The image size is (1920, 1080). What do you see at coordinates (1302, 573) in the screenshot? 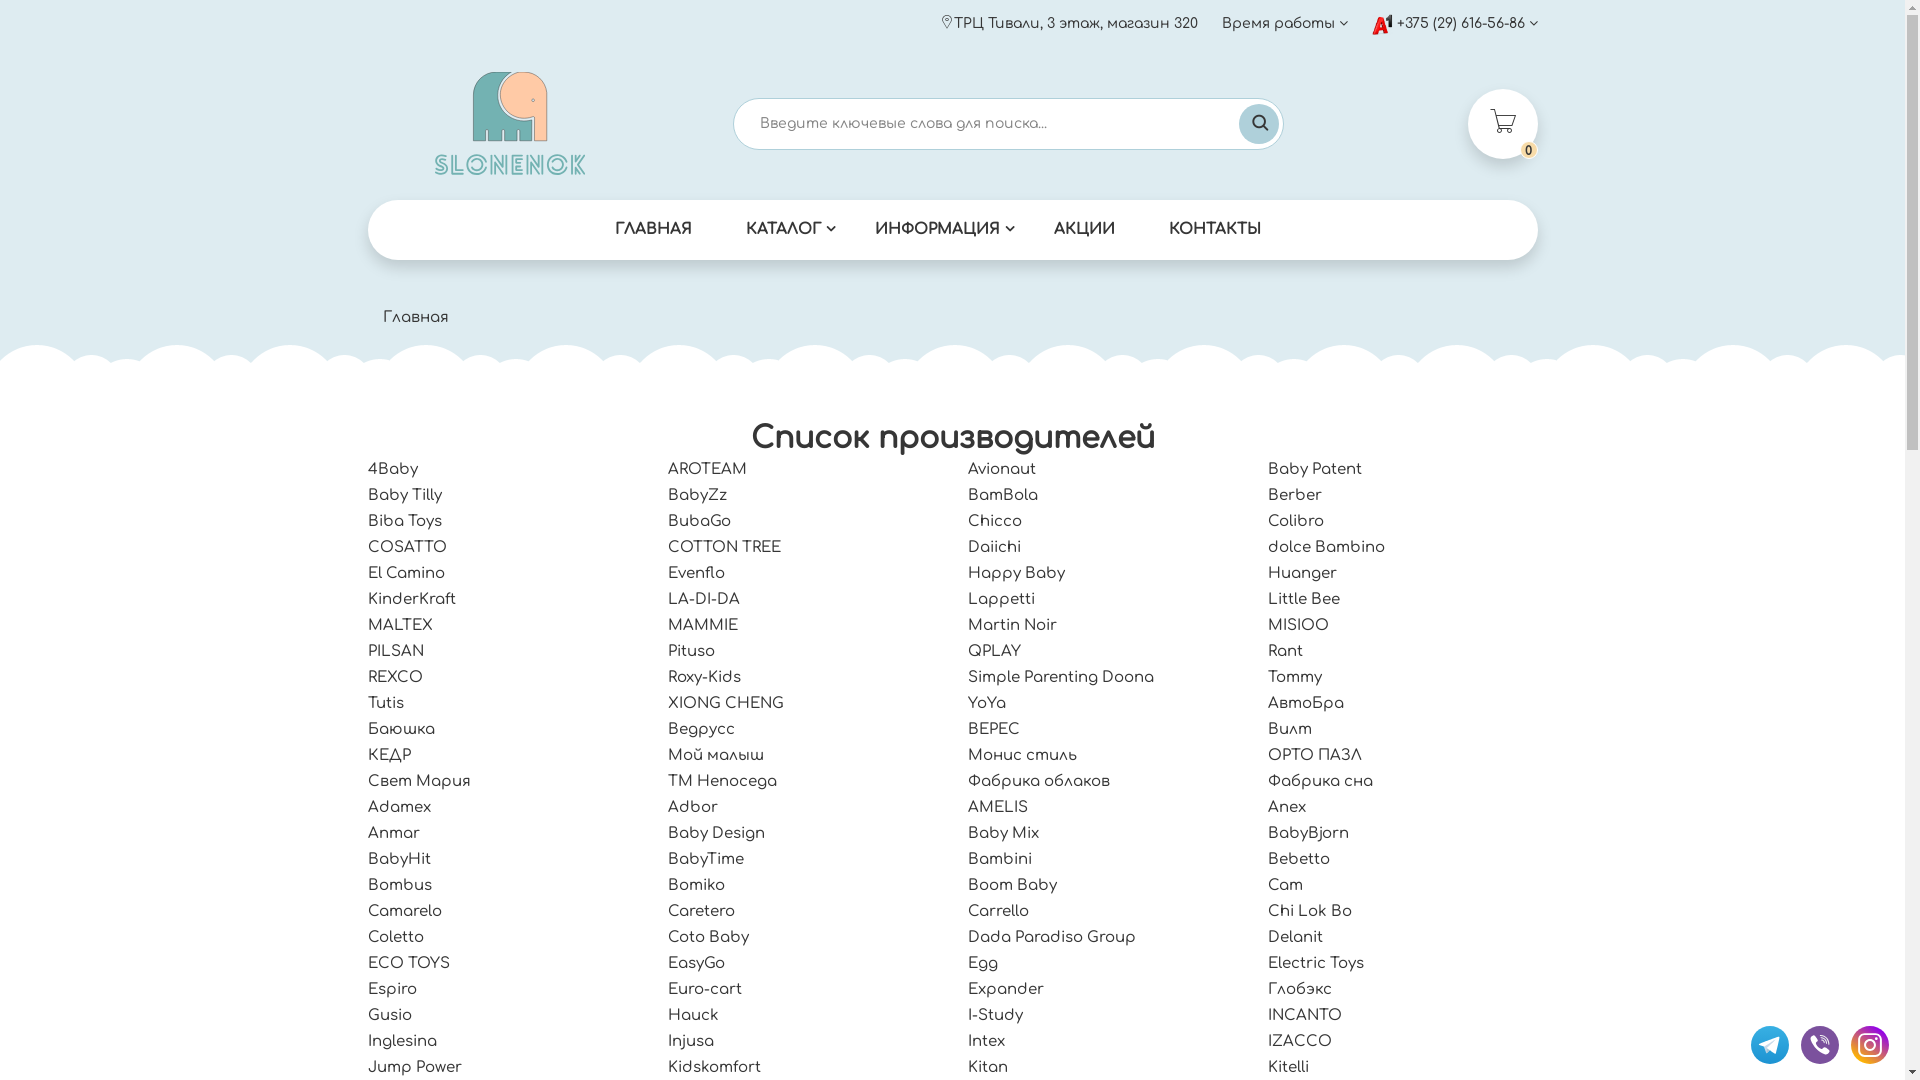
I see `'Huanger'` at bounding box center [1302, 573].